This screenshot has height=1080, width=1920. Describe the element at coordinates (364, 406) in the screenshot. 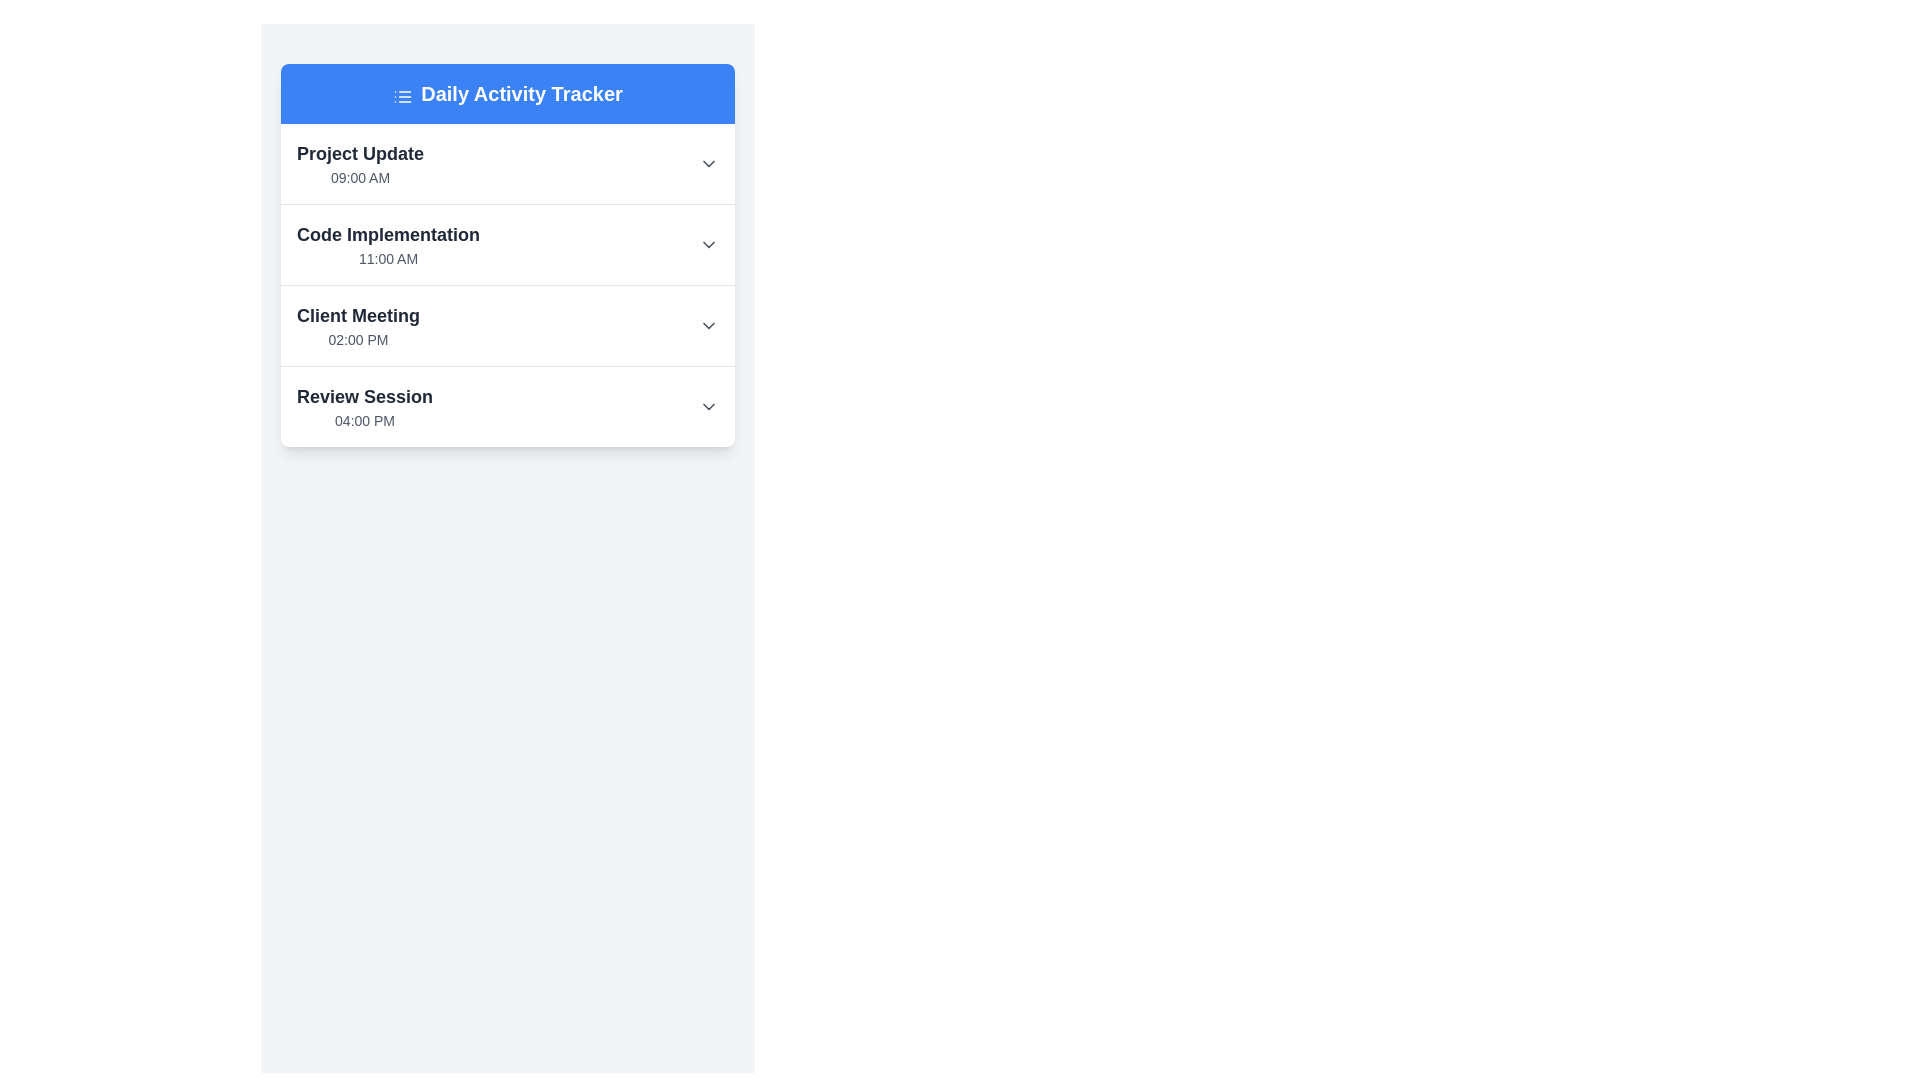

I see `the composite text label that serves as a title and time marker for a scheduled session within the 'Daily Activity Tracker' module, located in the lower portion of a structured list as the fourth item` at that location.